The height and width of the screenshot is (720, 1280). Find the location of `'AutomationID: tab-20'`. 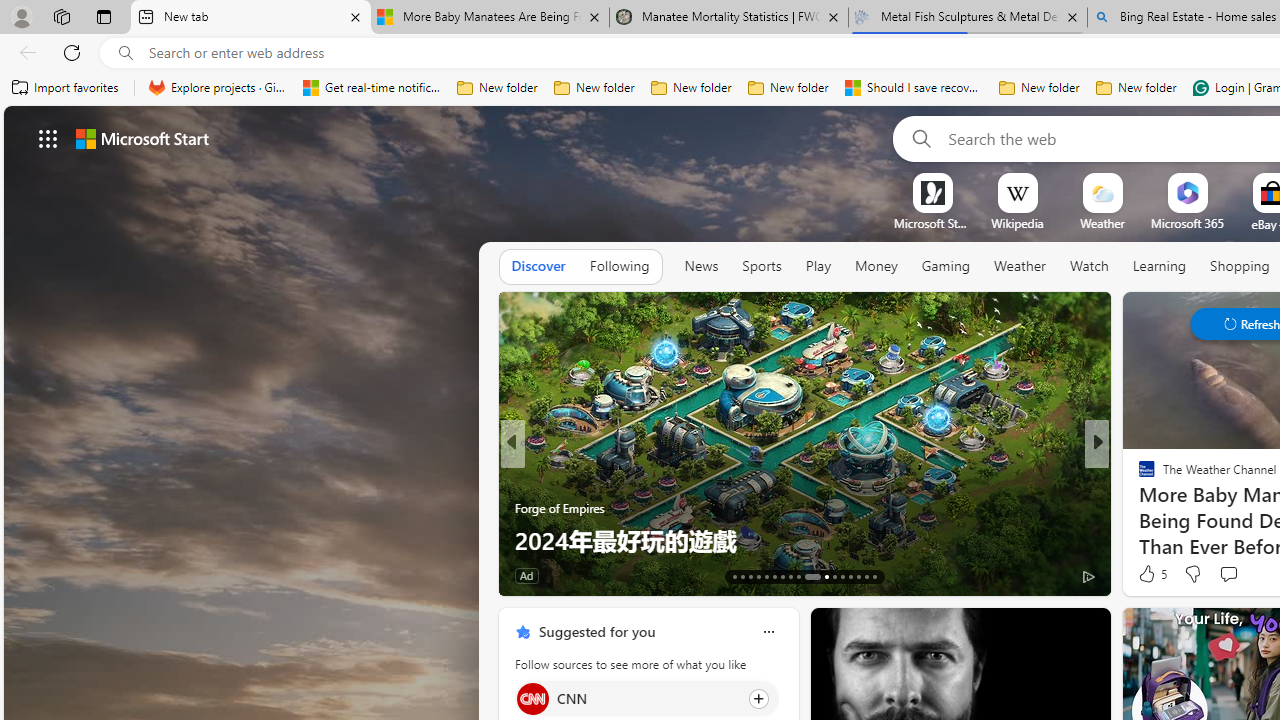

'AutomationID: tab-20' is located at coordinates (789, 577).